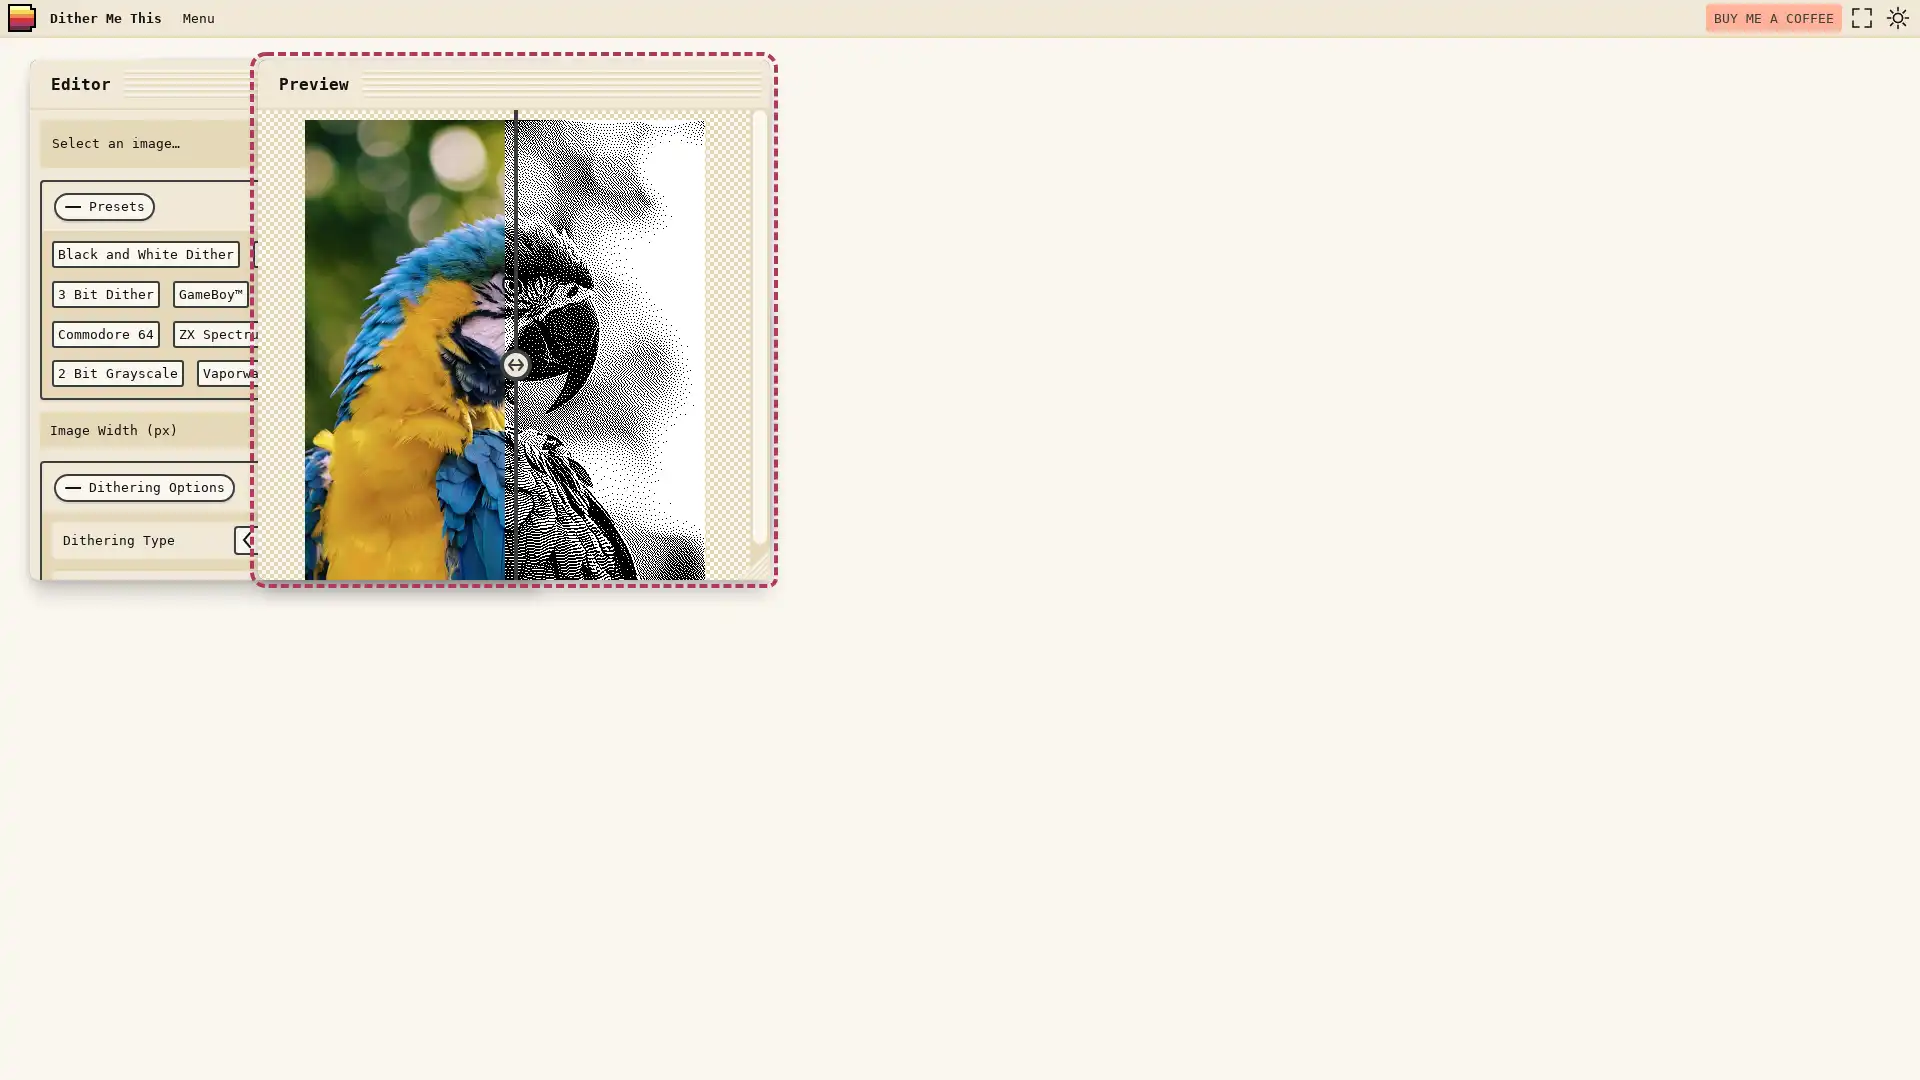 Image resolution: width=1920 pixels, height=1080 pixels. I want to click on select previous option, so click(263, 538).